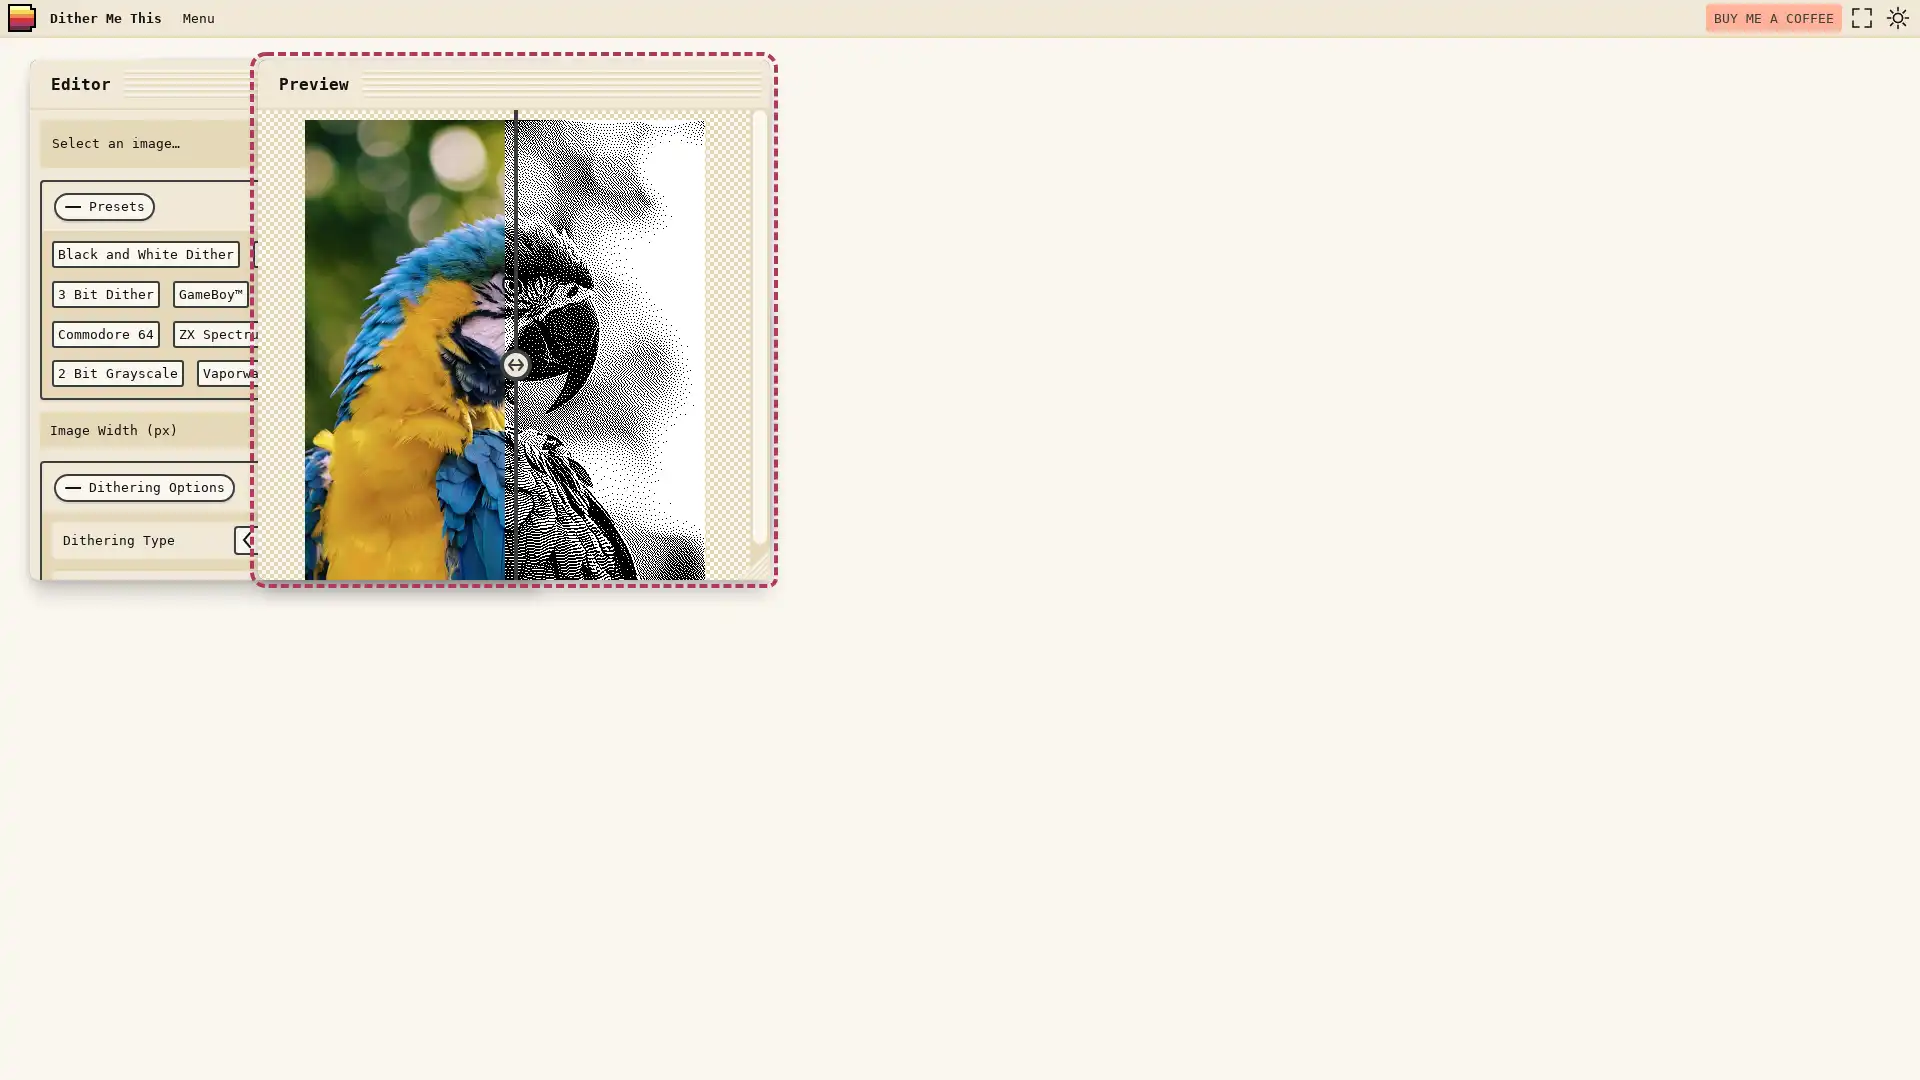 Image resolution: width=1920 pixels, height=1080 pixels. I want to click on select previous option, so click(263, 538).